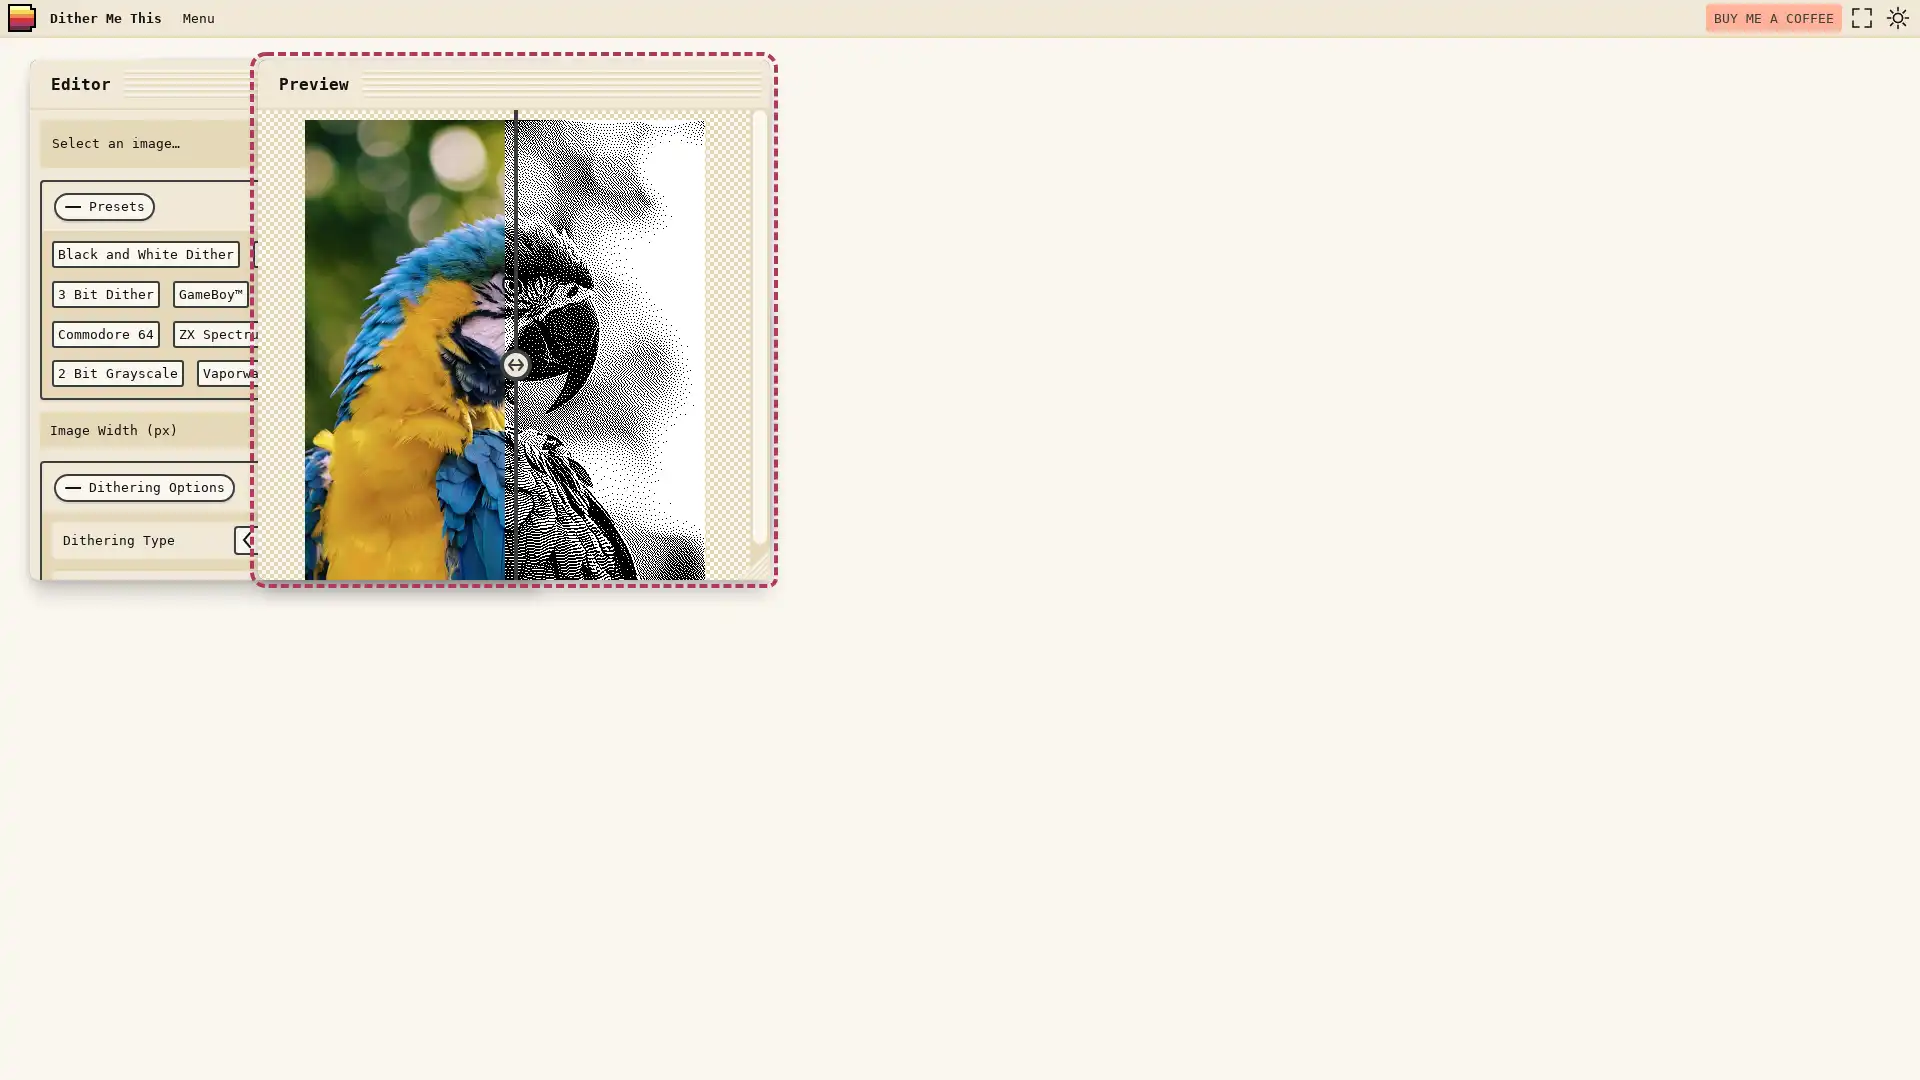 Image resolution: width=1920 pixels, height=1080 pixels. I want to click on select previous option, so click(263, 538).